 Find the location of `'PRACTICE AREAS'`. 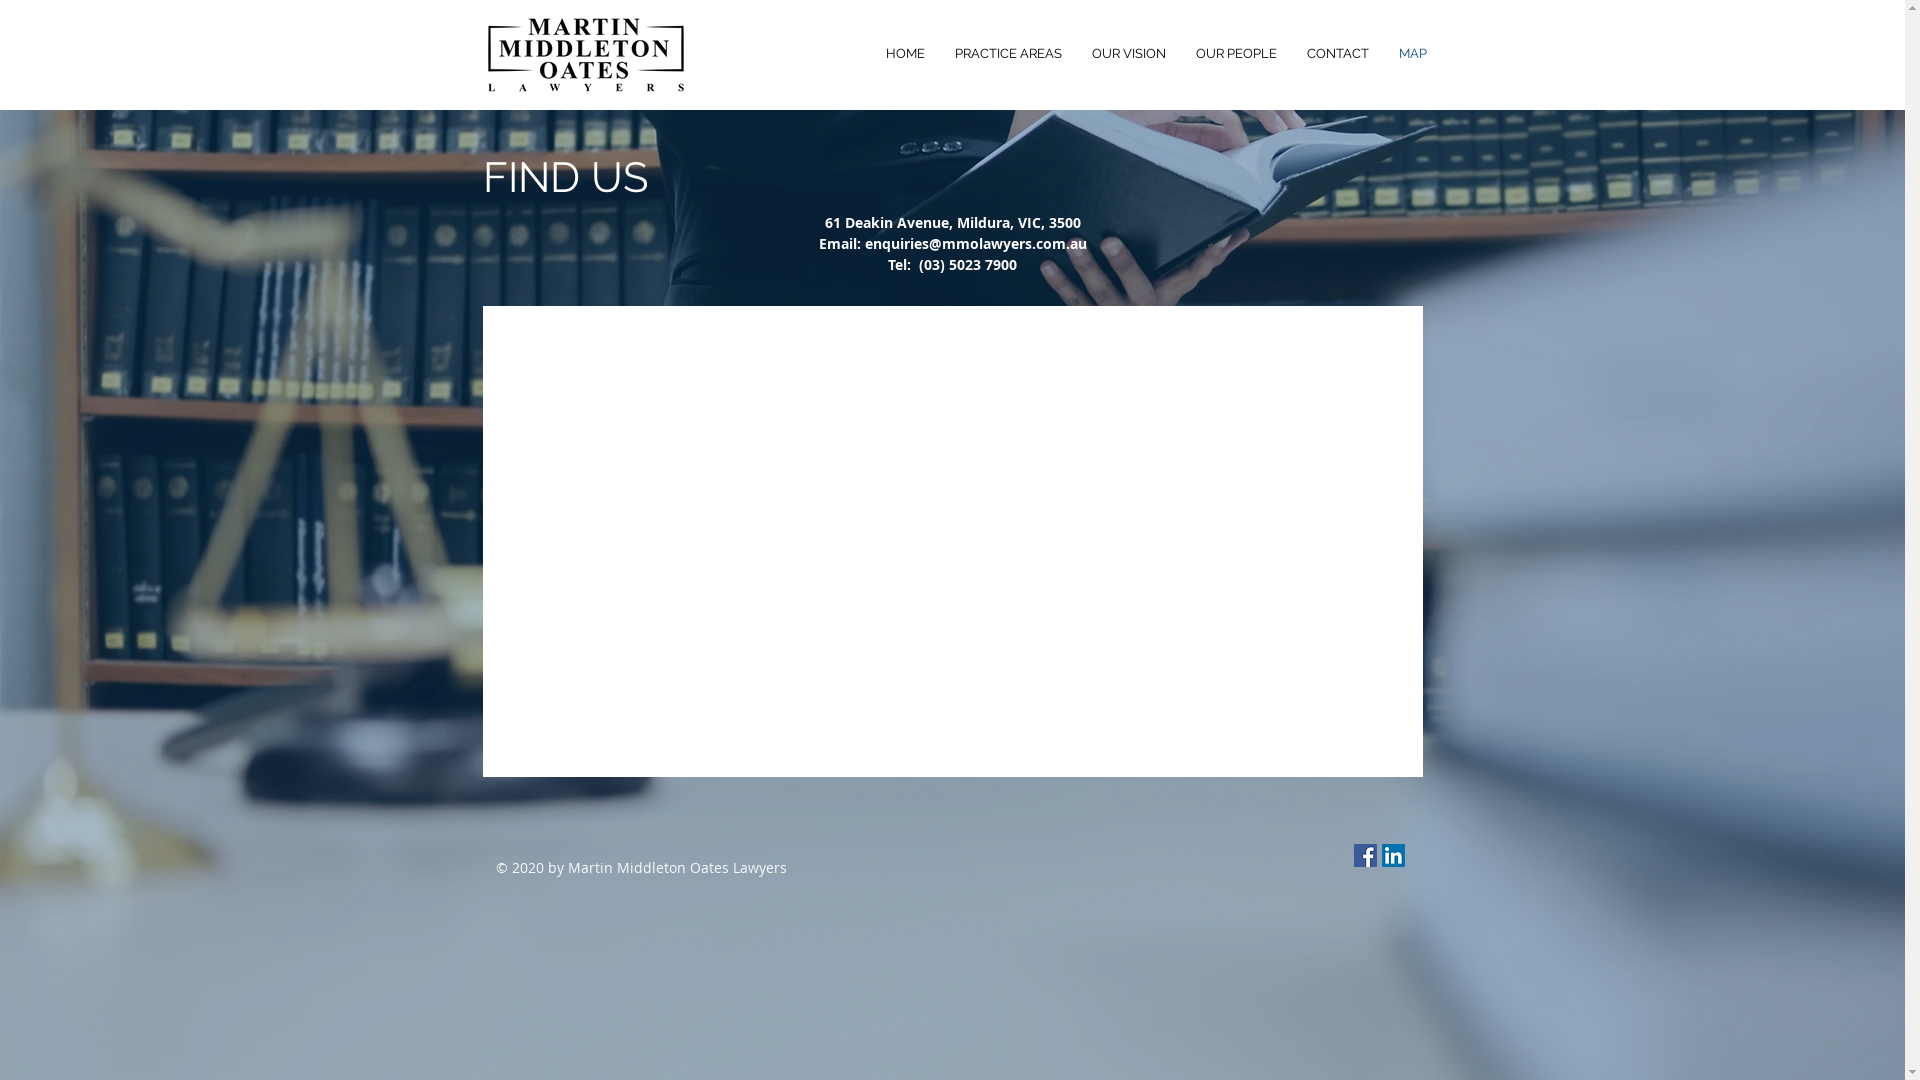

'PRACTICE AREAS' is located at coordinates (1008, 53).